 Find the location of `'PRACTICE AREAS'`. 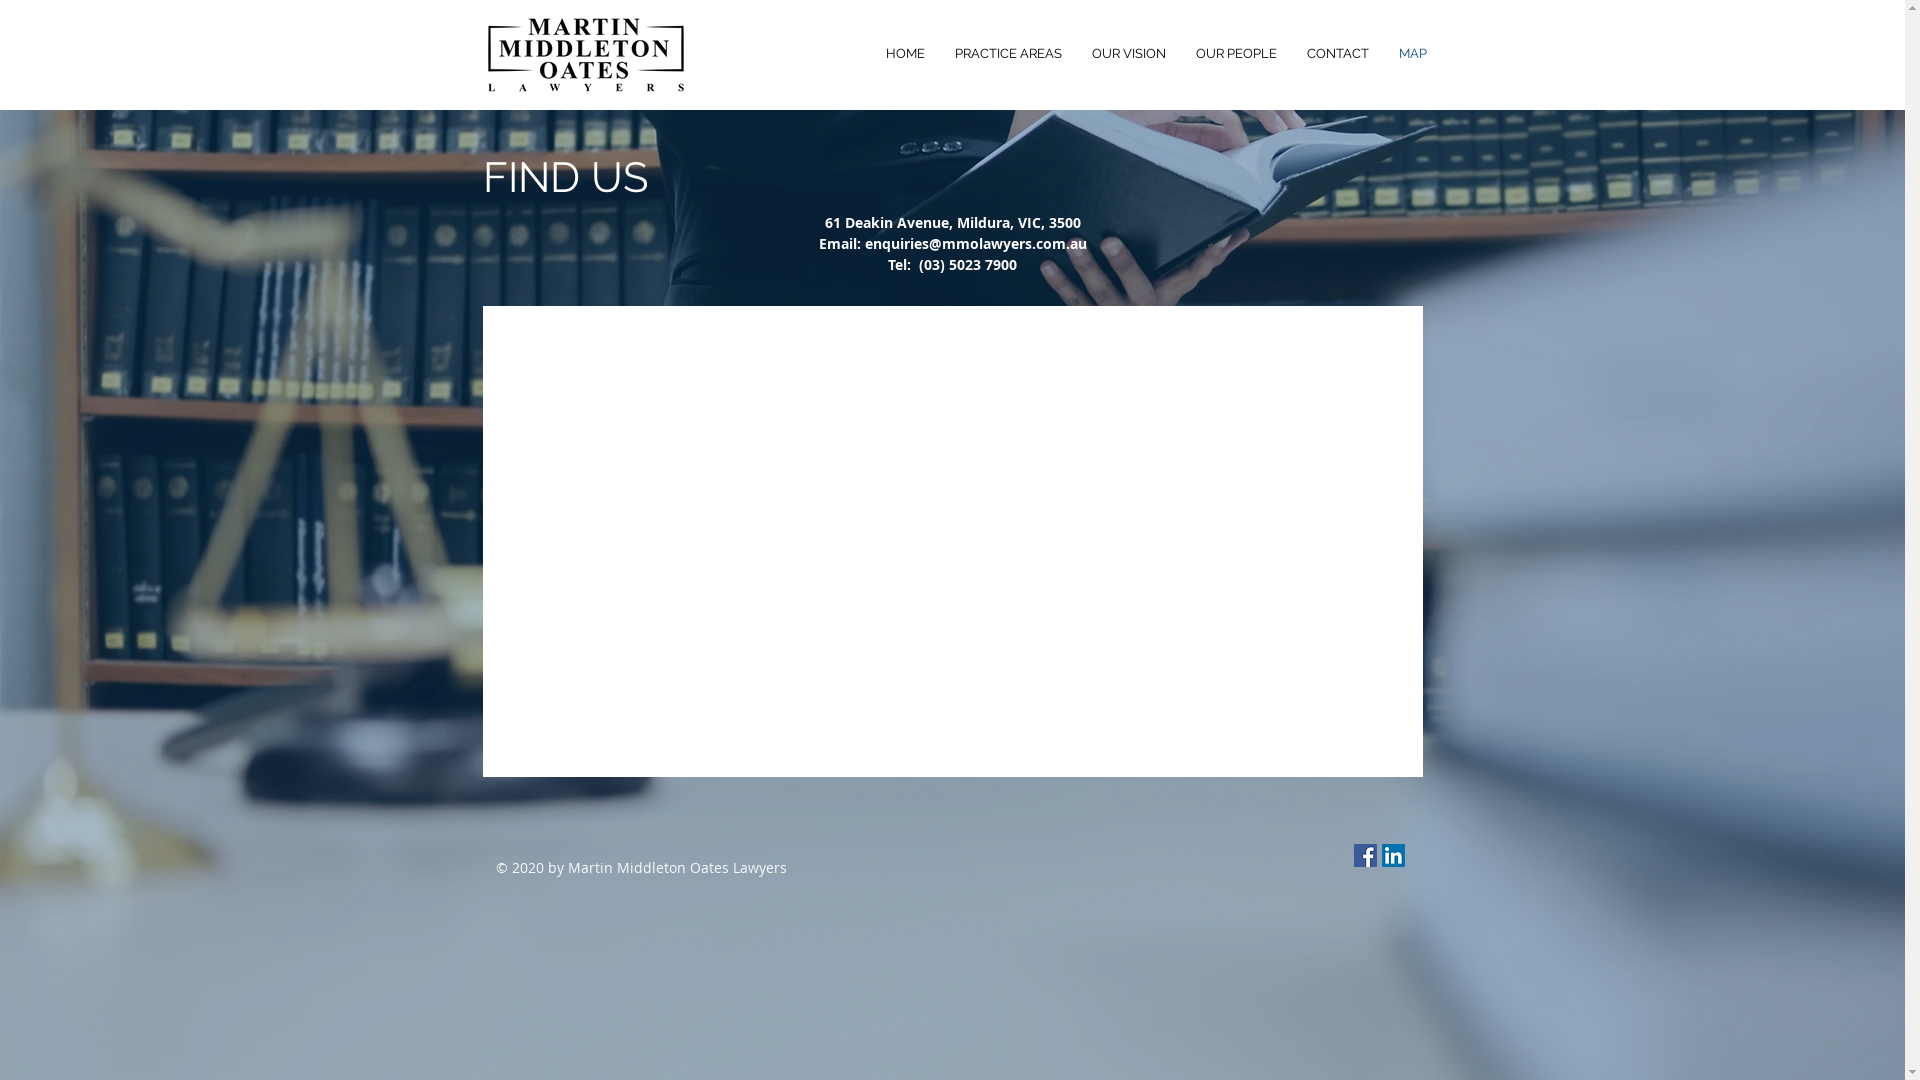

'PRACTICE AREAS' is located at coordinates (1008, 53).